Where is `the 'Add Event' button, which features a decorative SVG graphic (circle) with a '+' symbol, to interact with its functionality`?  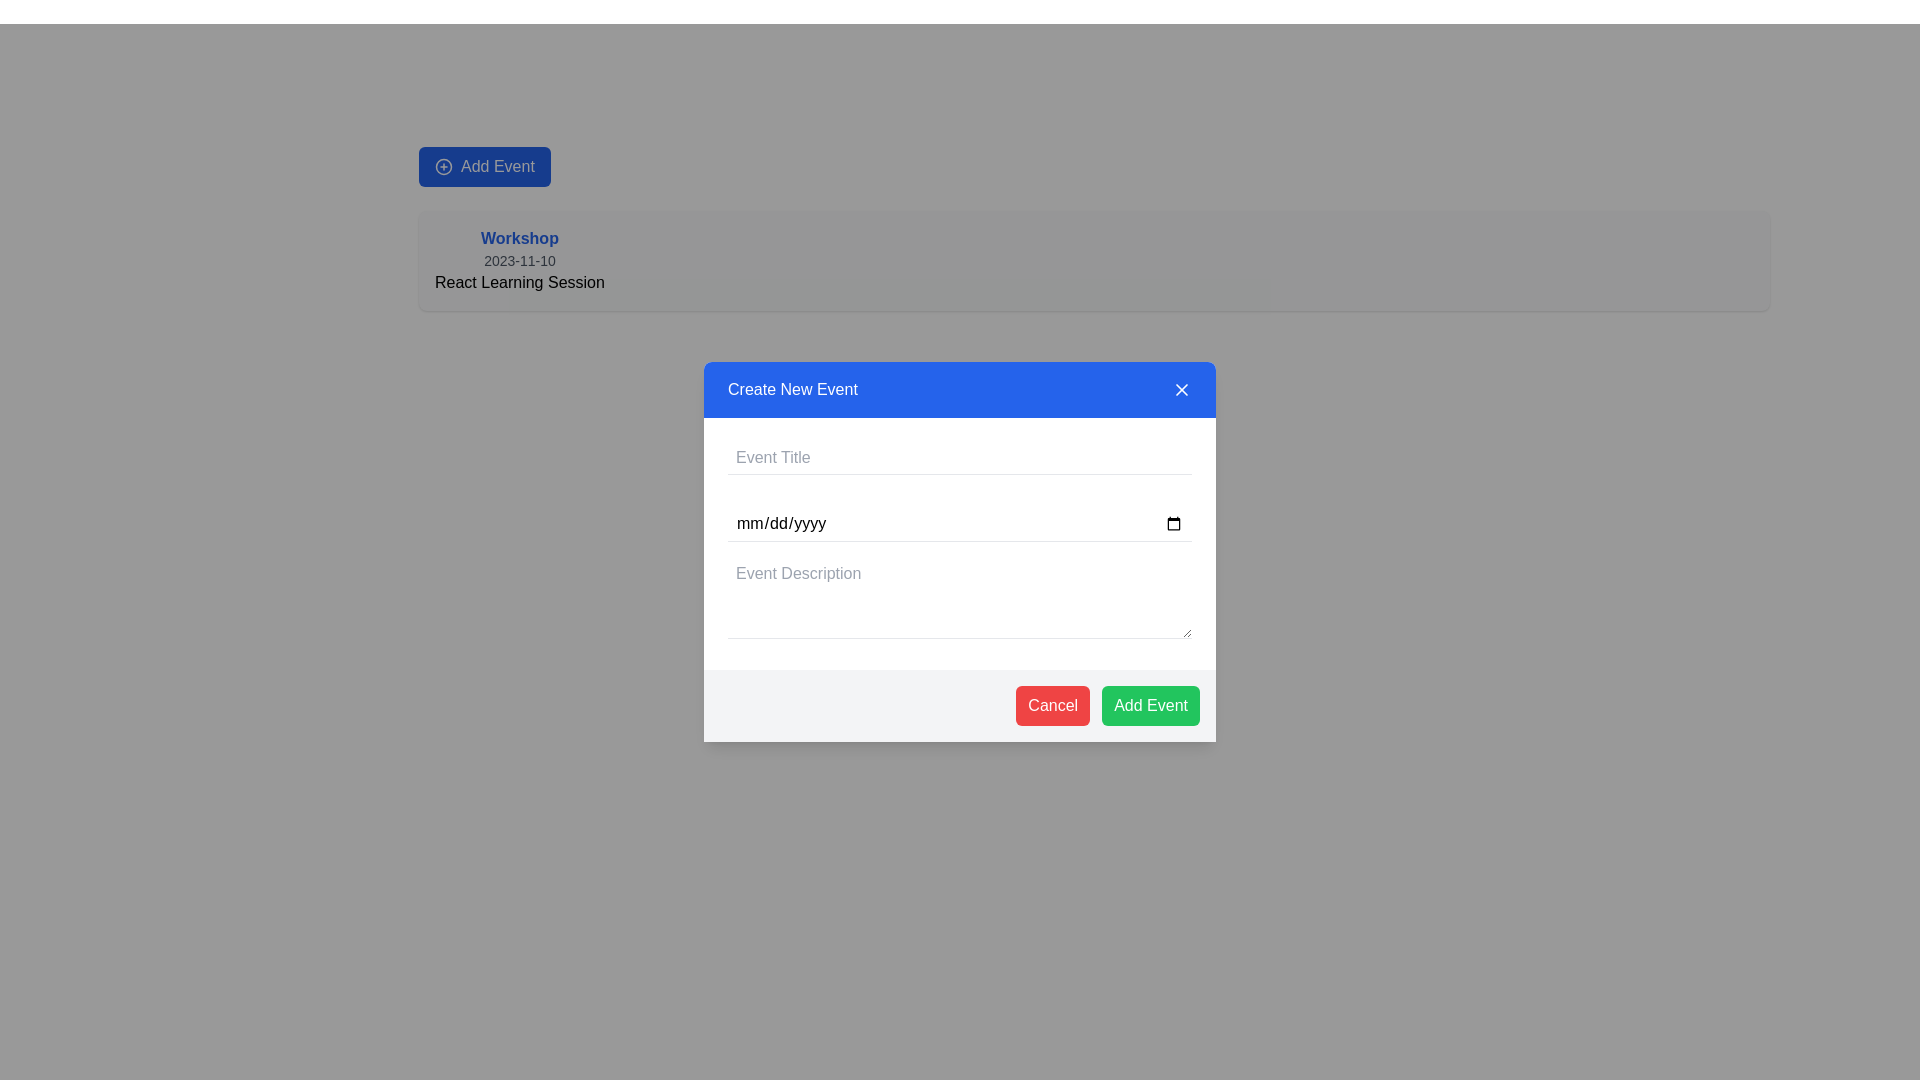
the 'Add Event' button, which features a decorative SVG graphic (circle) with a '+' symbol, to interact with its functionality is located at coordinates (443, 165).